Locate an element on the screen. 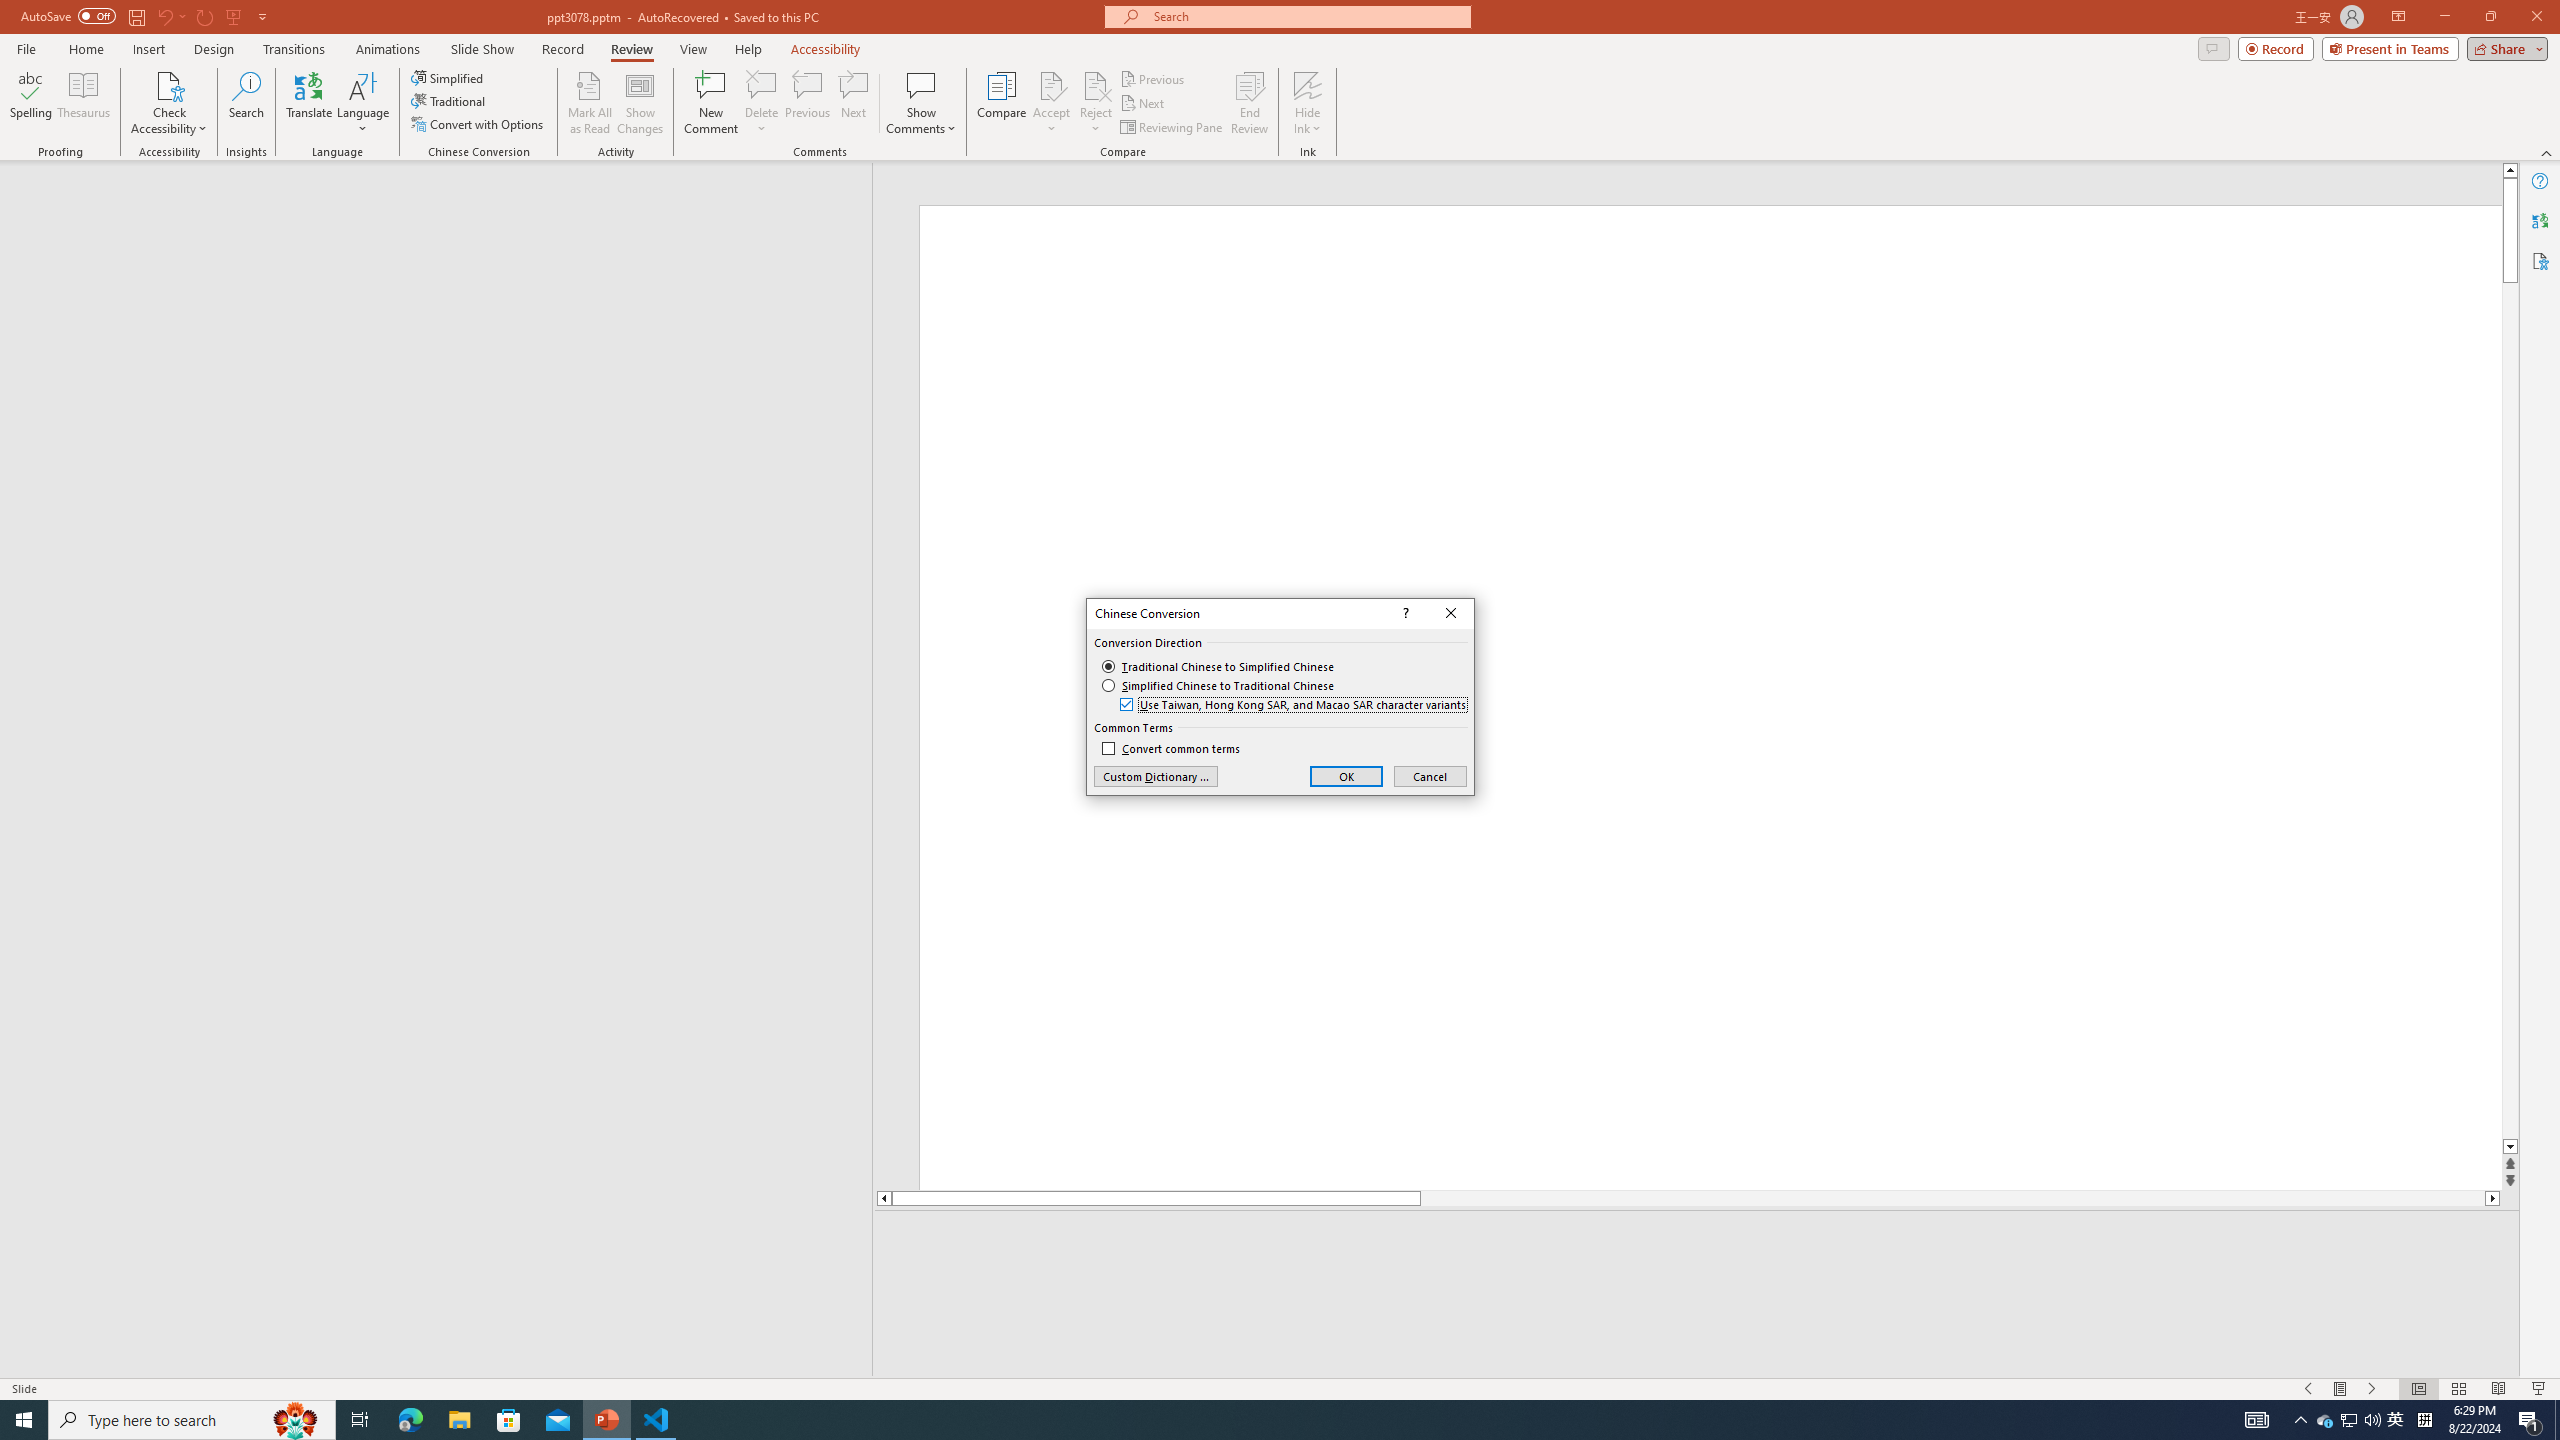  'Convert common terms' is located at coordinates (1170, 748).